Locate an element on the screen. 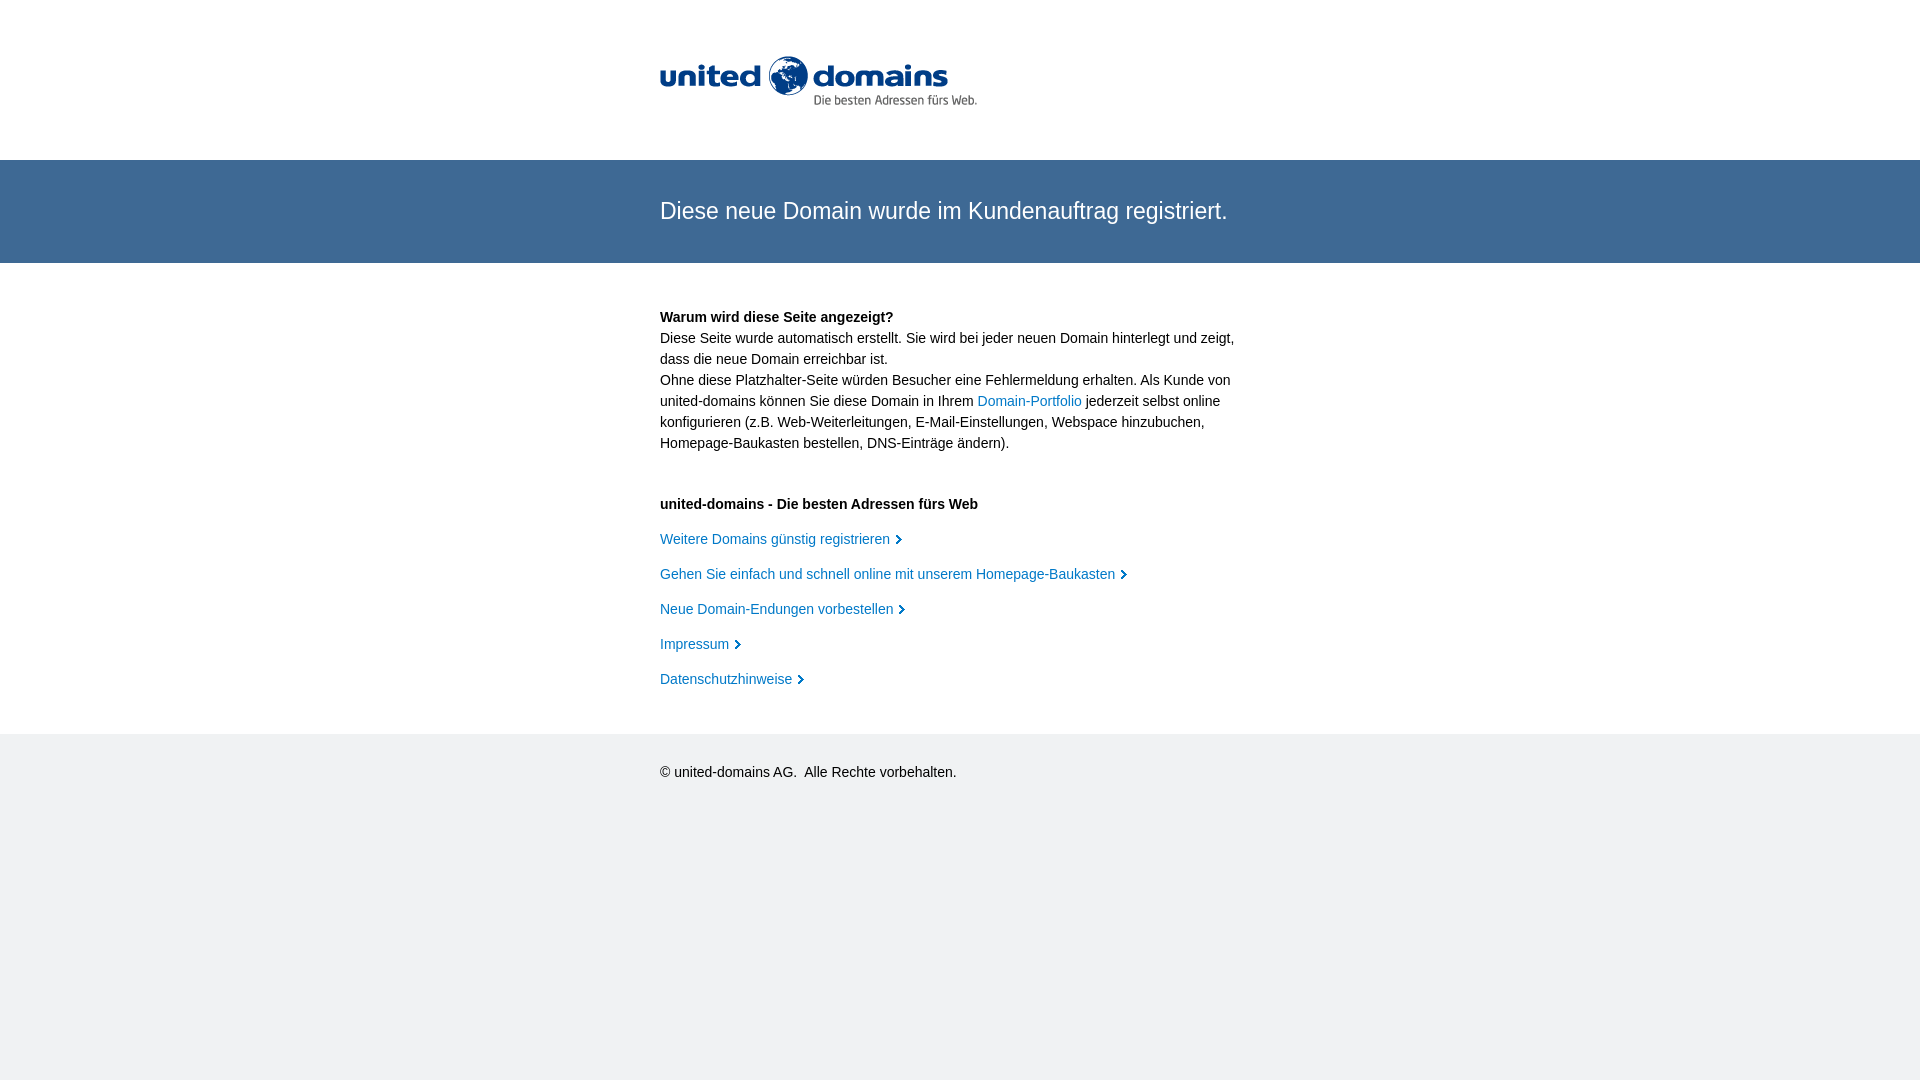 This screenshot has width=1920, height=1080. 'Domain-Portfolio' is located at coordinates (1030, 401).